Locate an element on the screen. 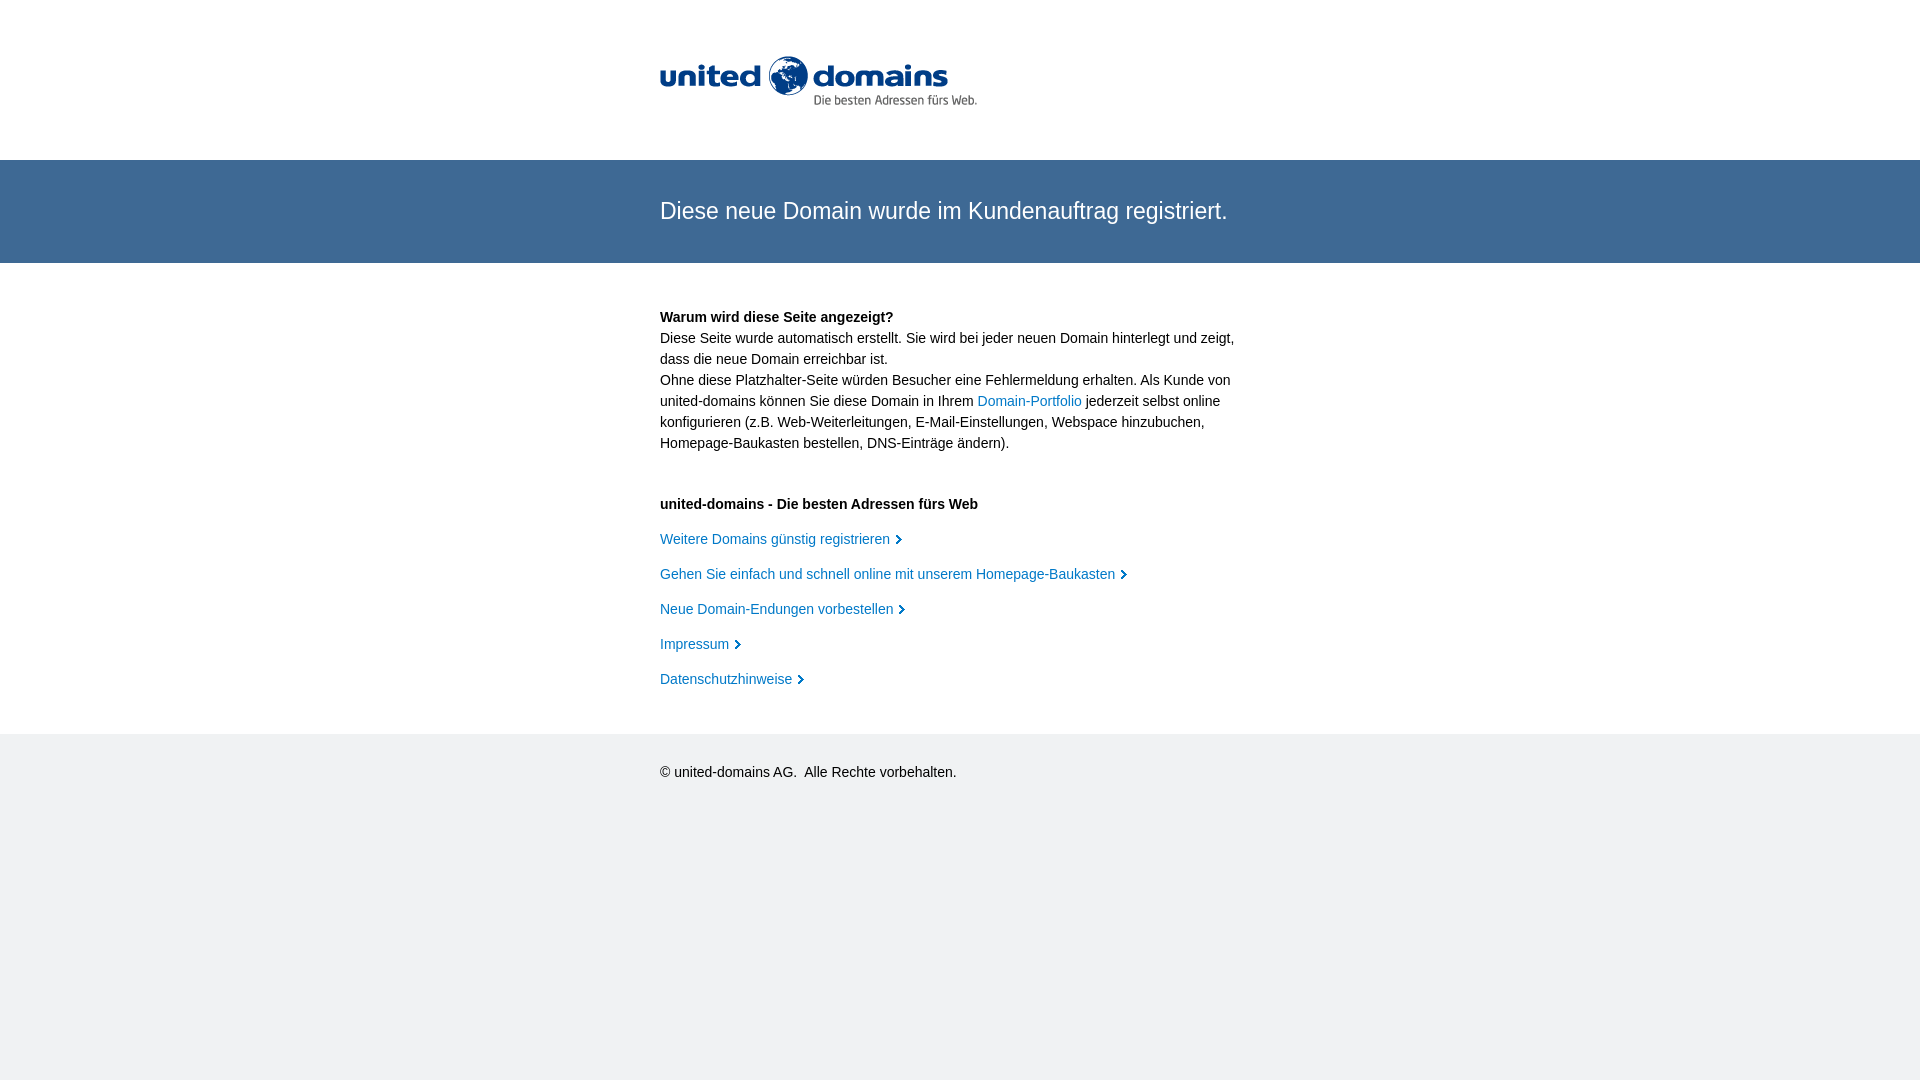 This screenshot has width=1920, height=1080. 'Domain-Portfolio' is located at coordinates (1030, 401).